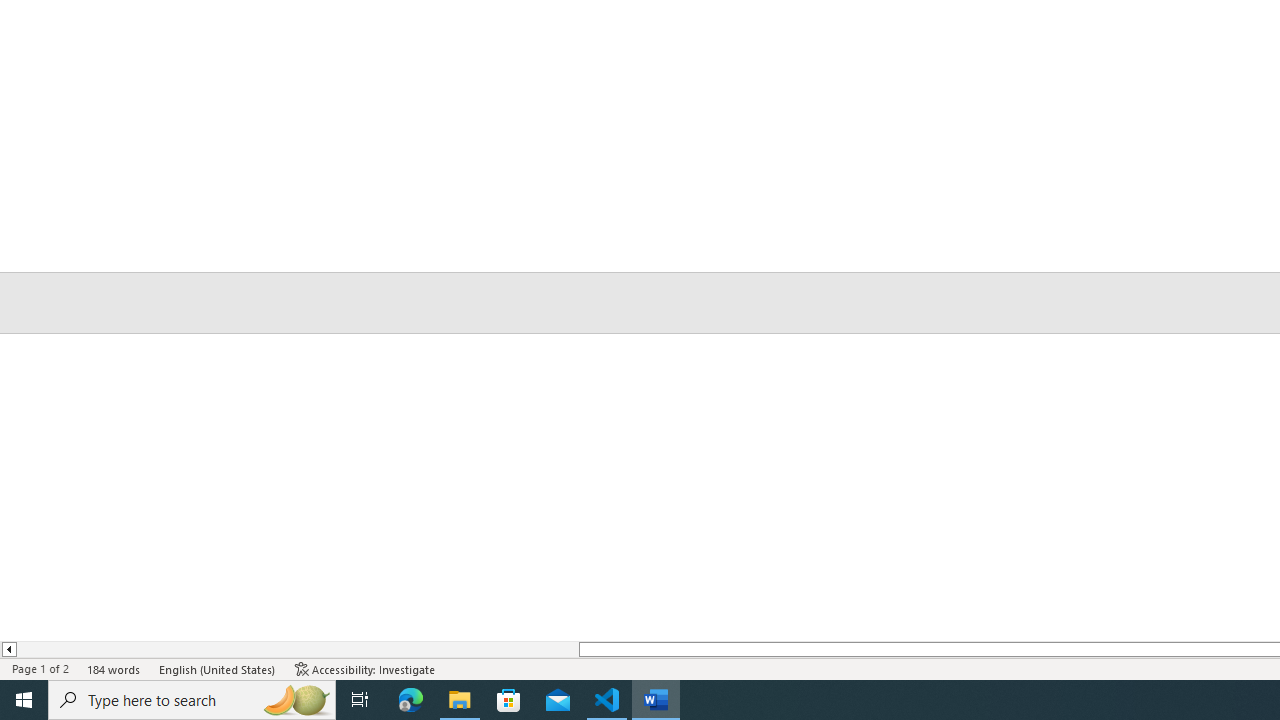 The height and width of the screenshot is (720, 1280). Describe the element at coordinates (459, 698) in the screenshot. I see `'File Explorer - 1 running window'` at that location.